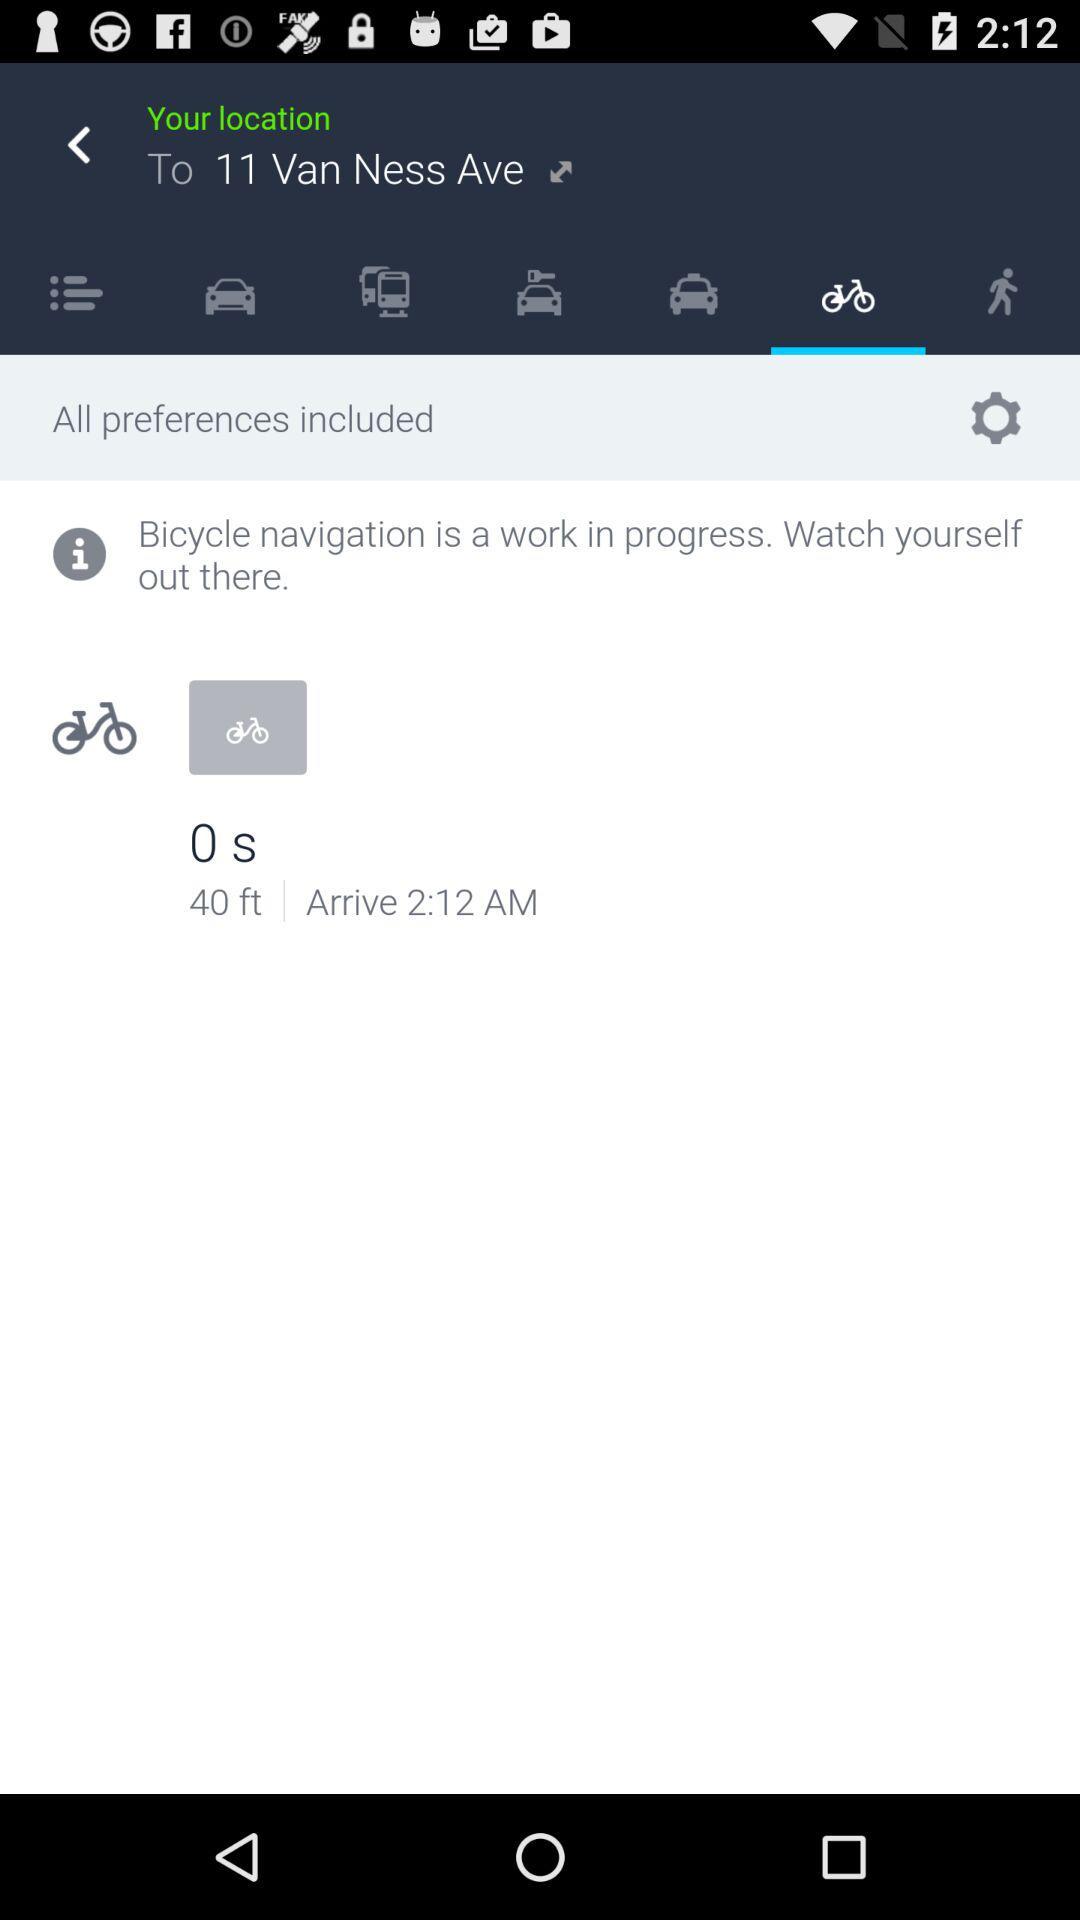 This screenshot has height=1920, width=1080. Describe the element at coordinates (1002, 290) in the screenshot. I see `item below your location item` at that location.